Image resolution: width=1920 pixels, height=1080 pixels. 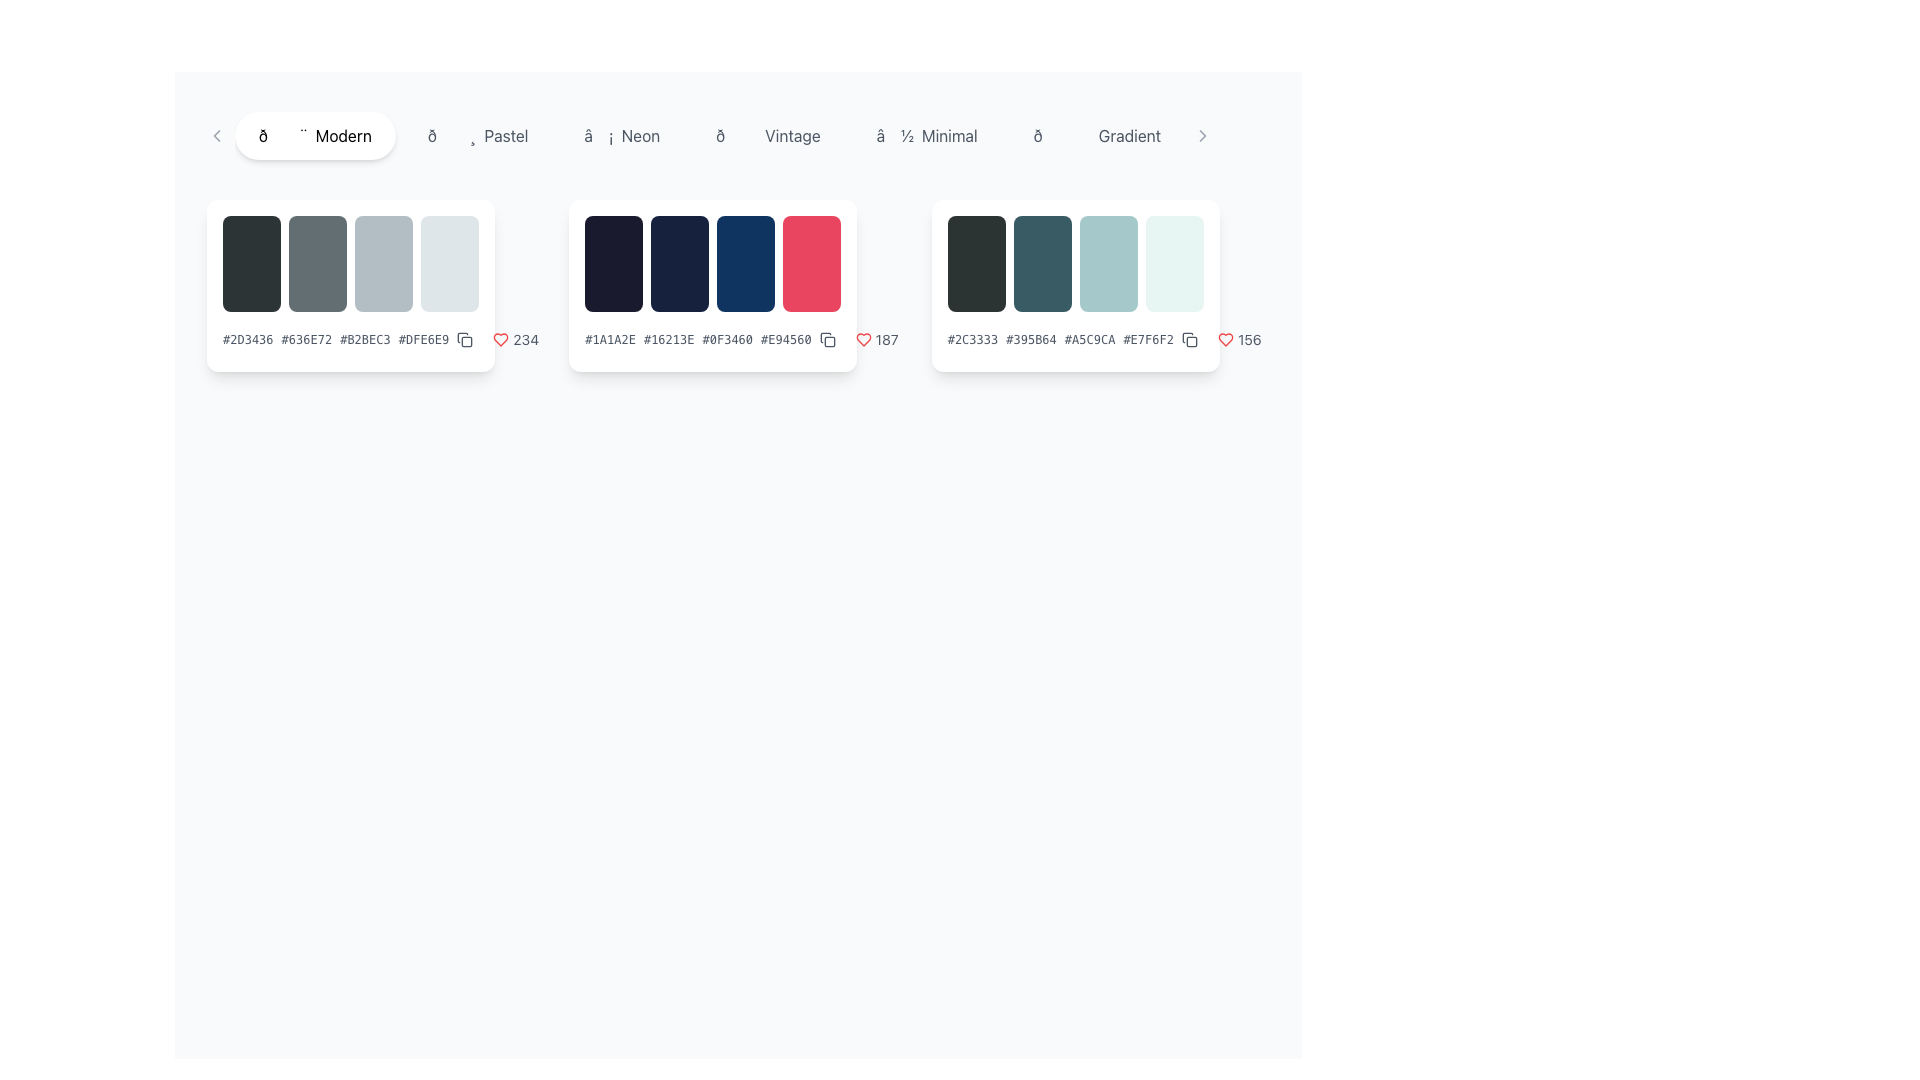 I want to click on displayed number '234' from the text label located in the second card, adjacent to a red heart icon, so click(x=526, y=338).